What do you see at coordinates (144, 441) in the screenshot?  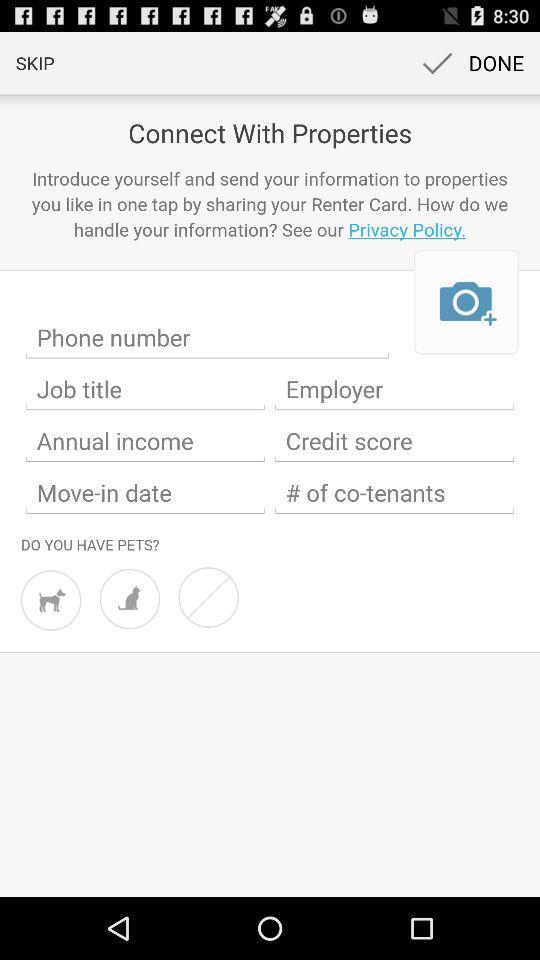 I see `annual income` at bounding box center [144, 441].